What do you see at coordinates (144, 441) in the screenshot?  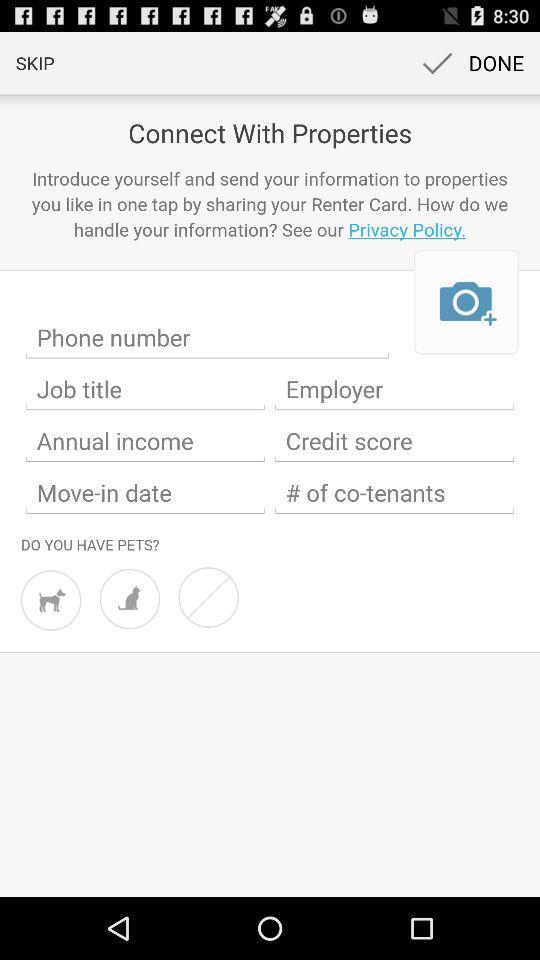 I see `annual income` at bounding box center [144, 441].